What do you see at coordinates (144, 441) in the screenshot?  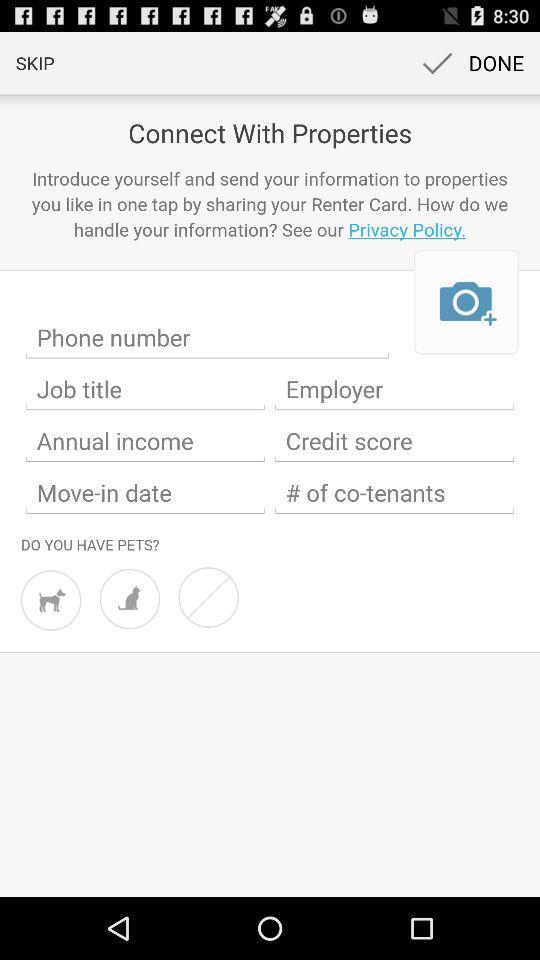 I see `annual income` at bounding box center [144, 441].